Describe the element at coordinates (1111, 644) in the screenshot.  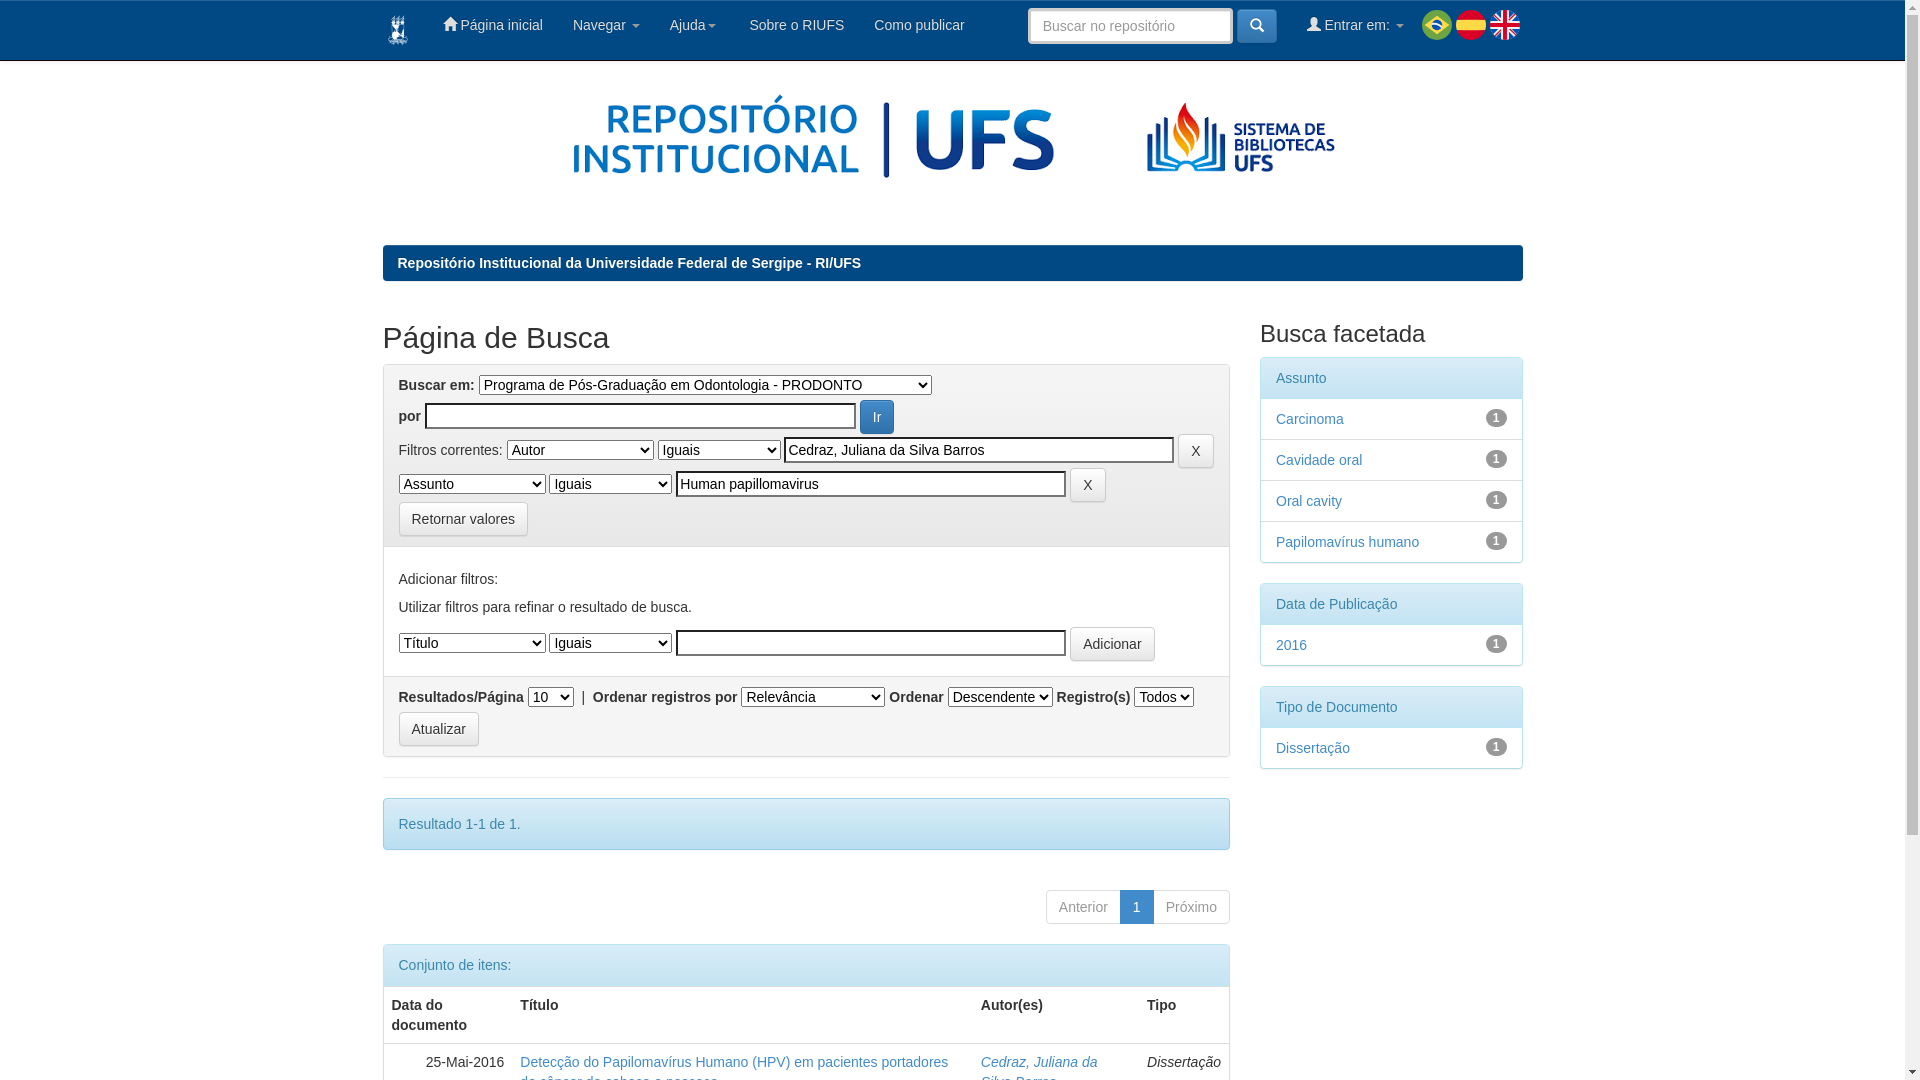
I see `'Adicionar'` at that location.